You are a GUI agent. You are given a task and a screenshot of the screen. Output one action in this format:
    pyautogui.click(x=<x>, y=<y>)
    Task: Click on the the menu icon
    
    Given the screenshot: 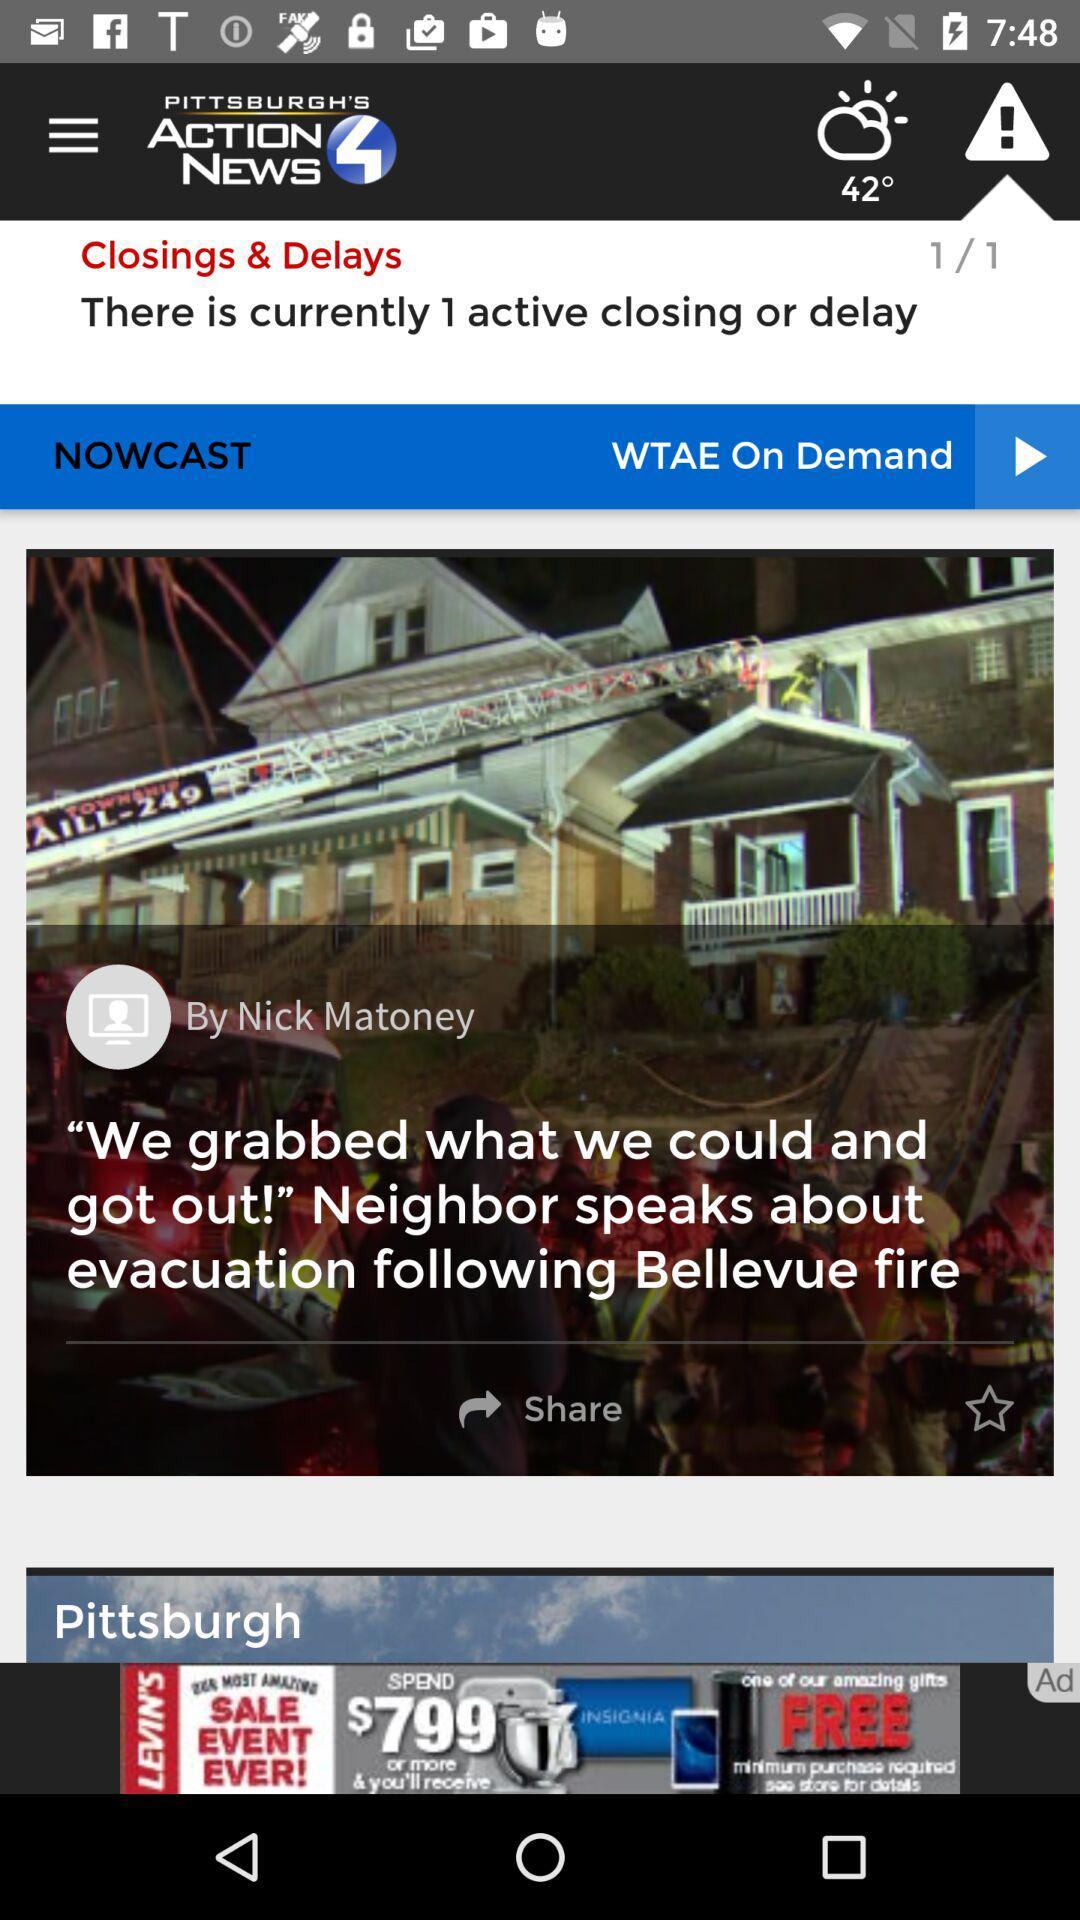 What is the action you would take?
    pyautogui.click(x=72, y=135)
    